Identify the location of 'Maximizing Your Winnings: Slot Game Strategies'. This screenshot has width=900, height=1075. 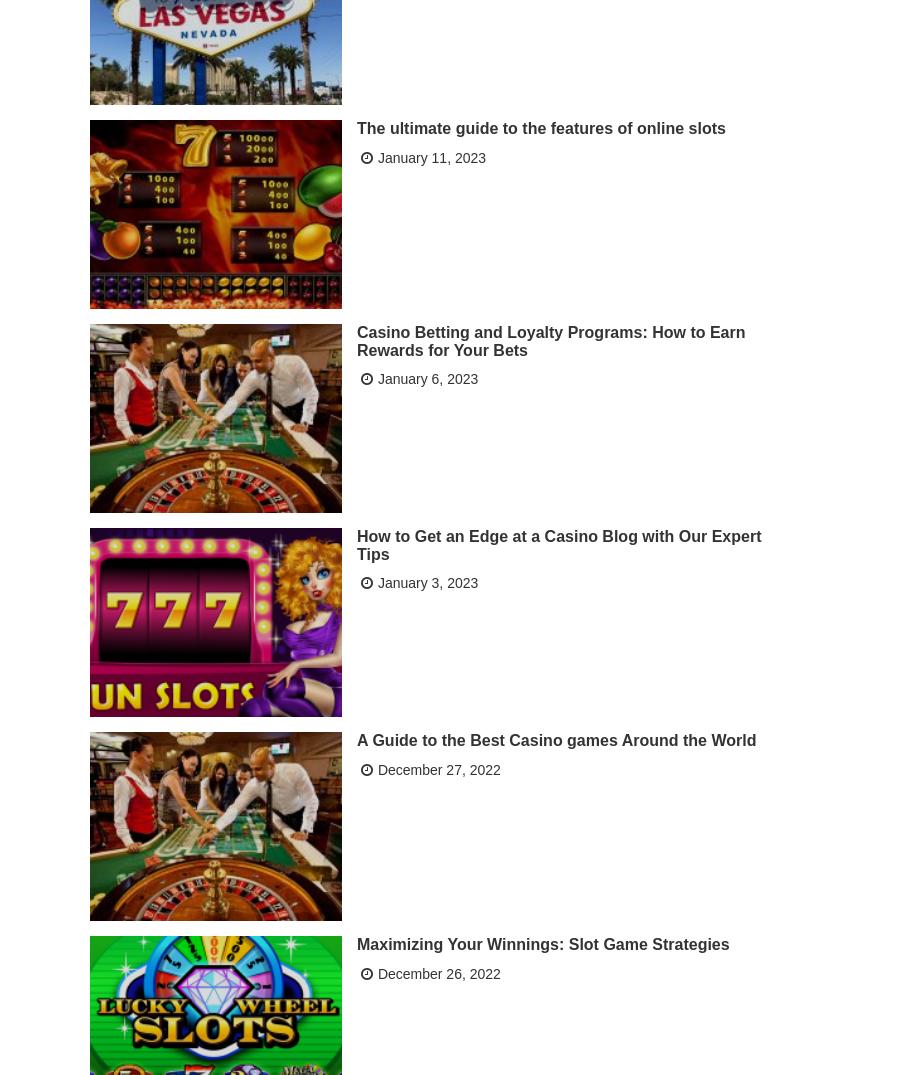
(541, 942).